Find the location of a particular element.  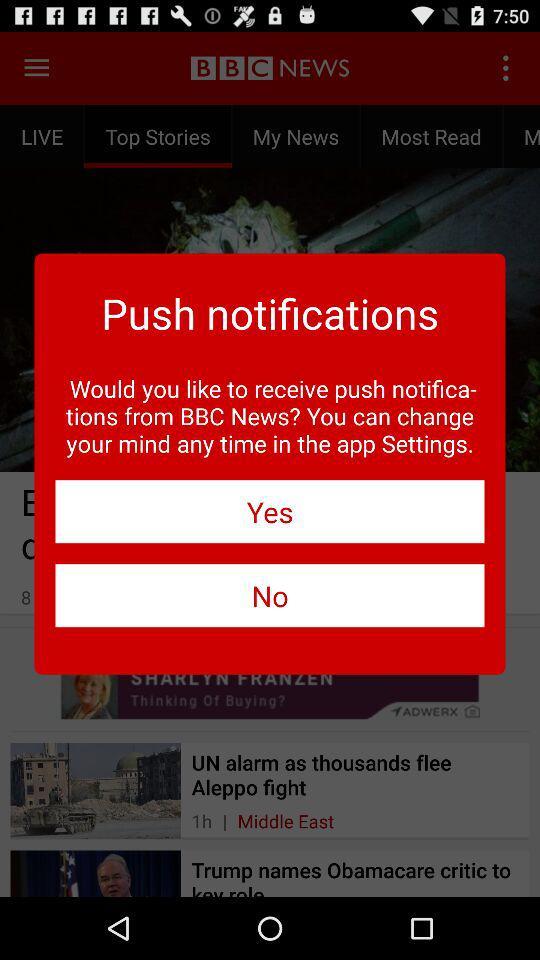

icon below the would you like icon is located at coordinates (270, 510).